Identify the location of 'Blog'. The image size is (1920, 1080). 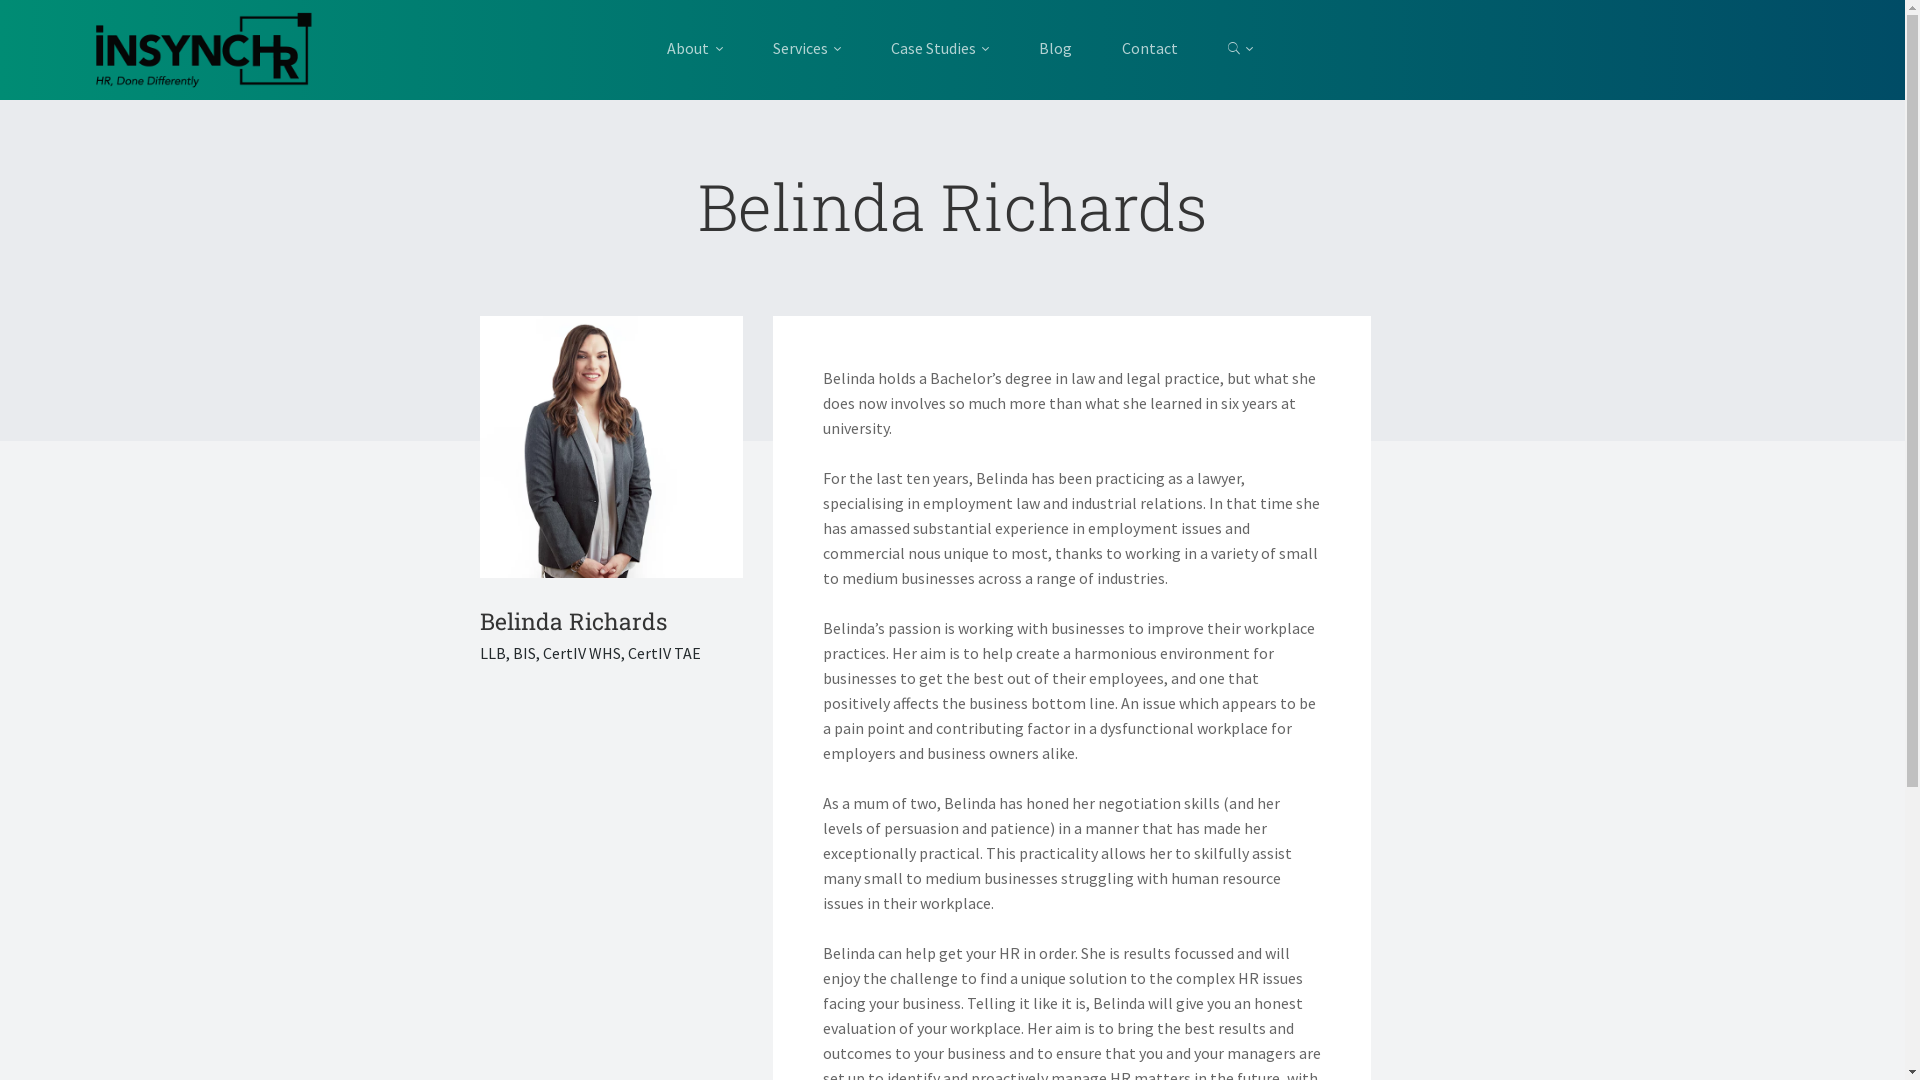
(1054, 47).